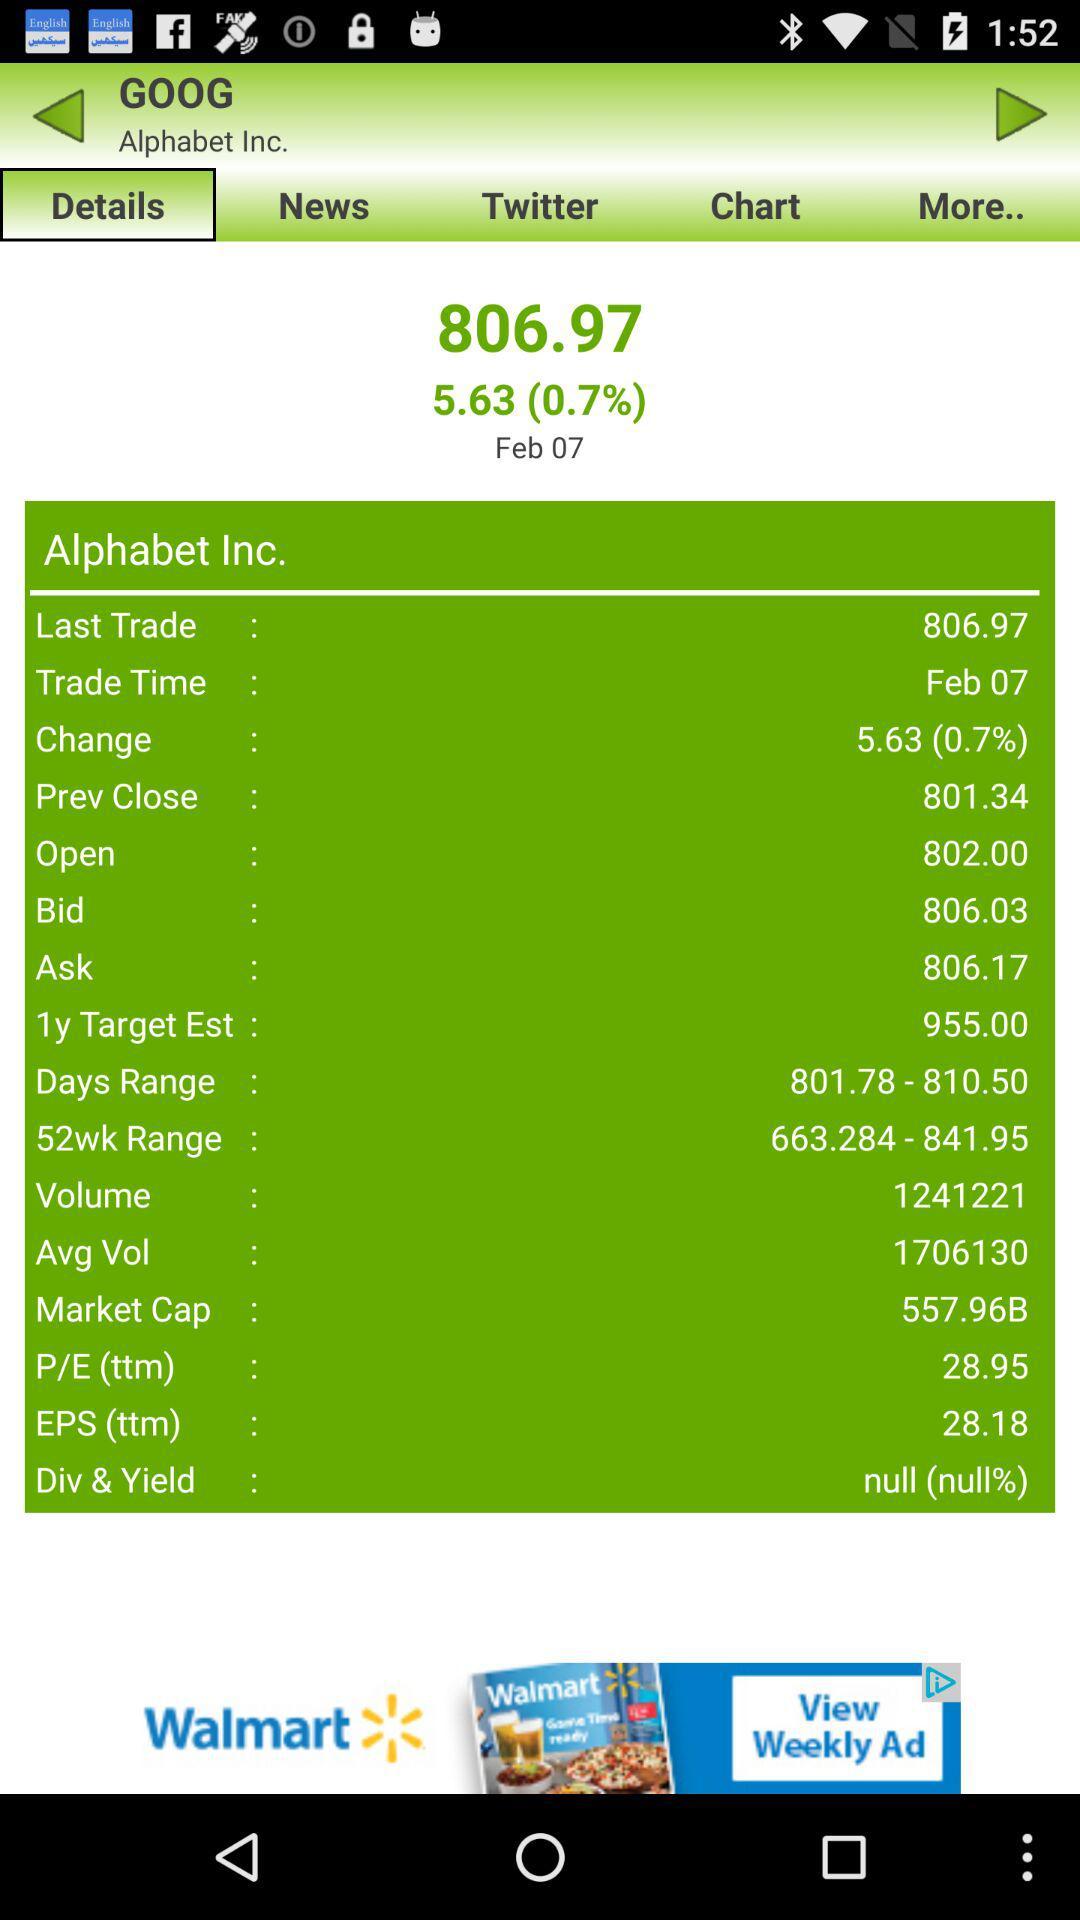  What do you see at coordinates (56, 114) in the screenshot?
I see `back the pages` at bounding box center [56, 114].